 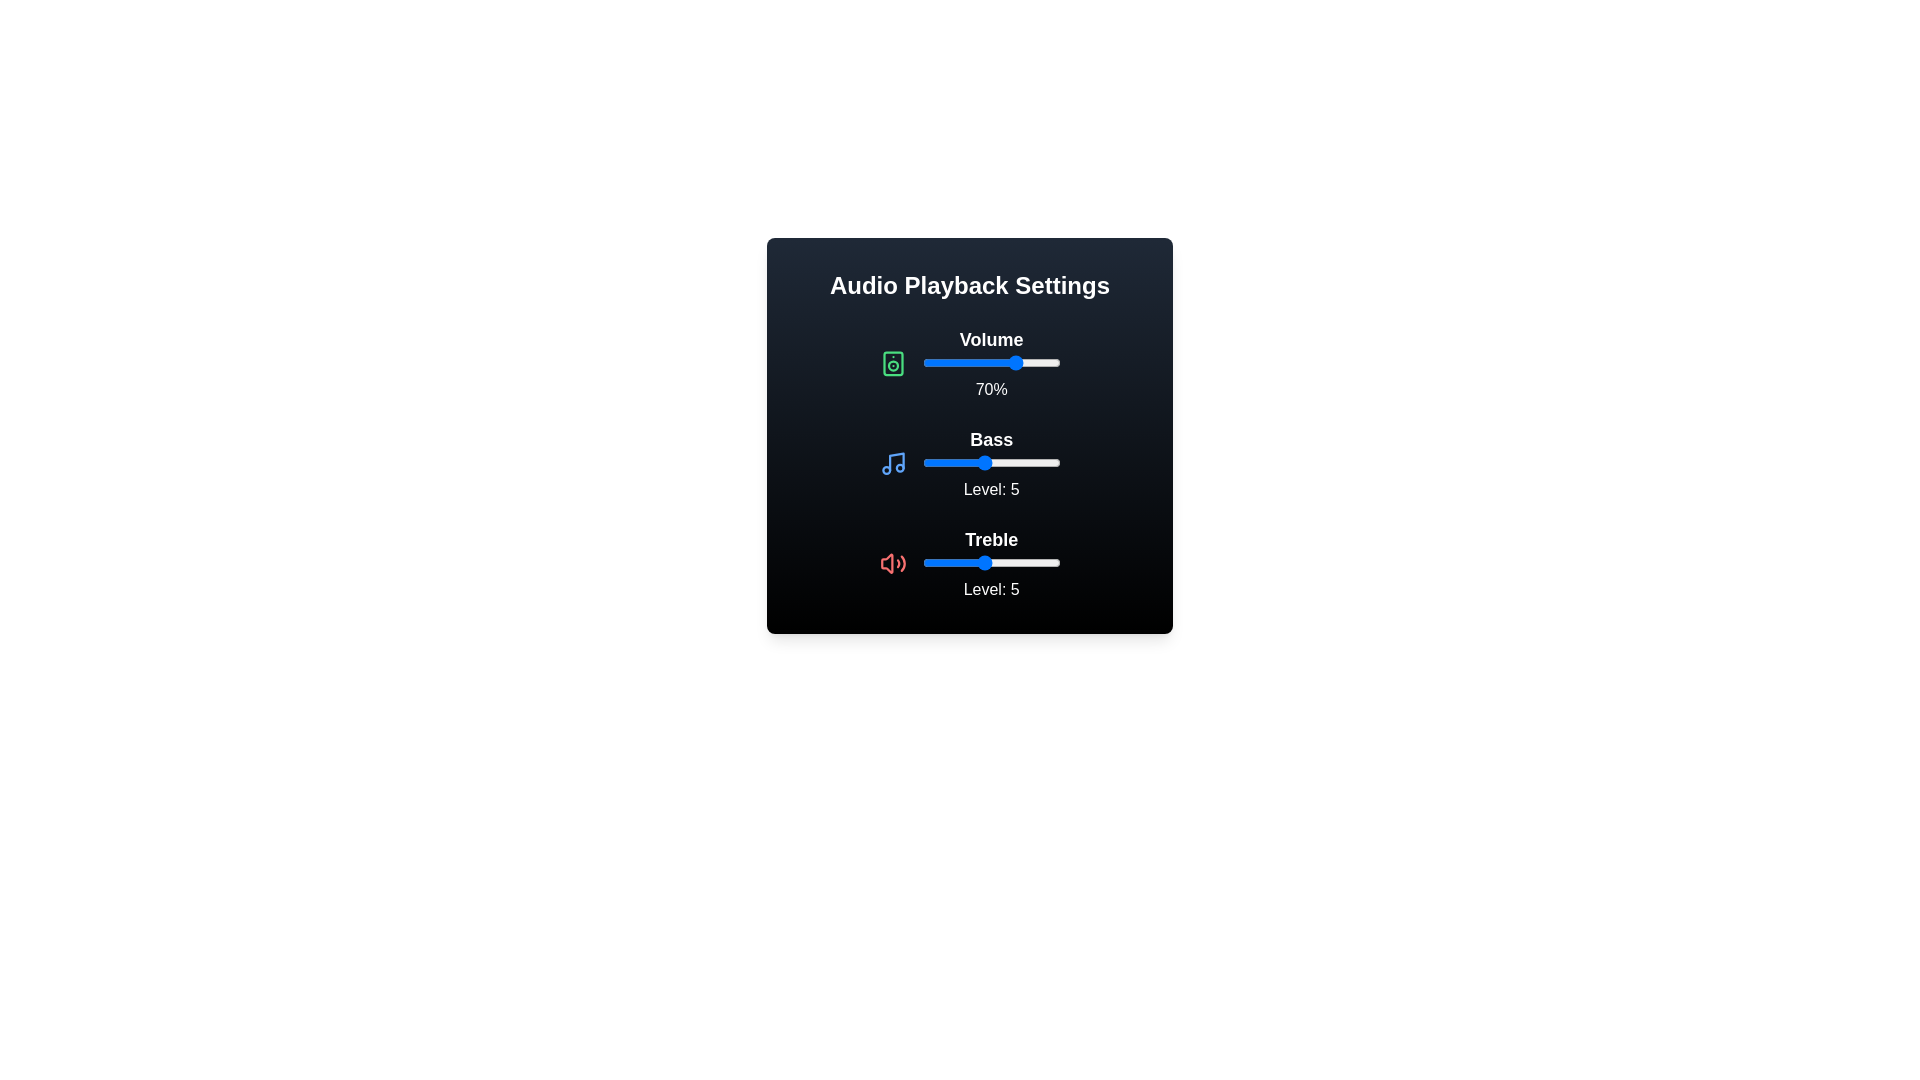 I want to click on the 'Volume' text label, which is a bold, large font label in white on a dark background, positioned at the top of the audio settings panel, so click(x=991, y=338).